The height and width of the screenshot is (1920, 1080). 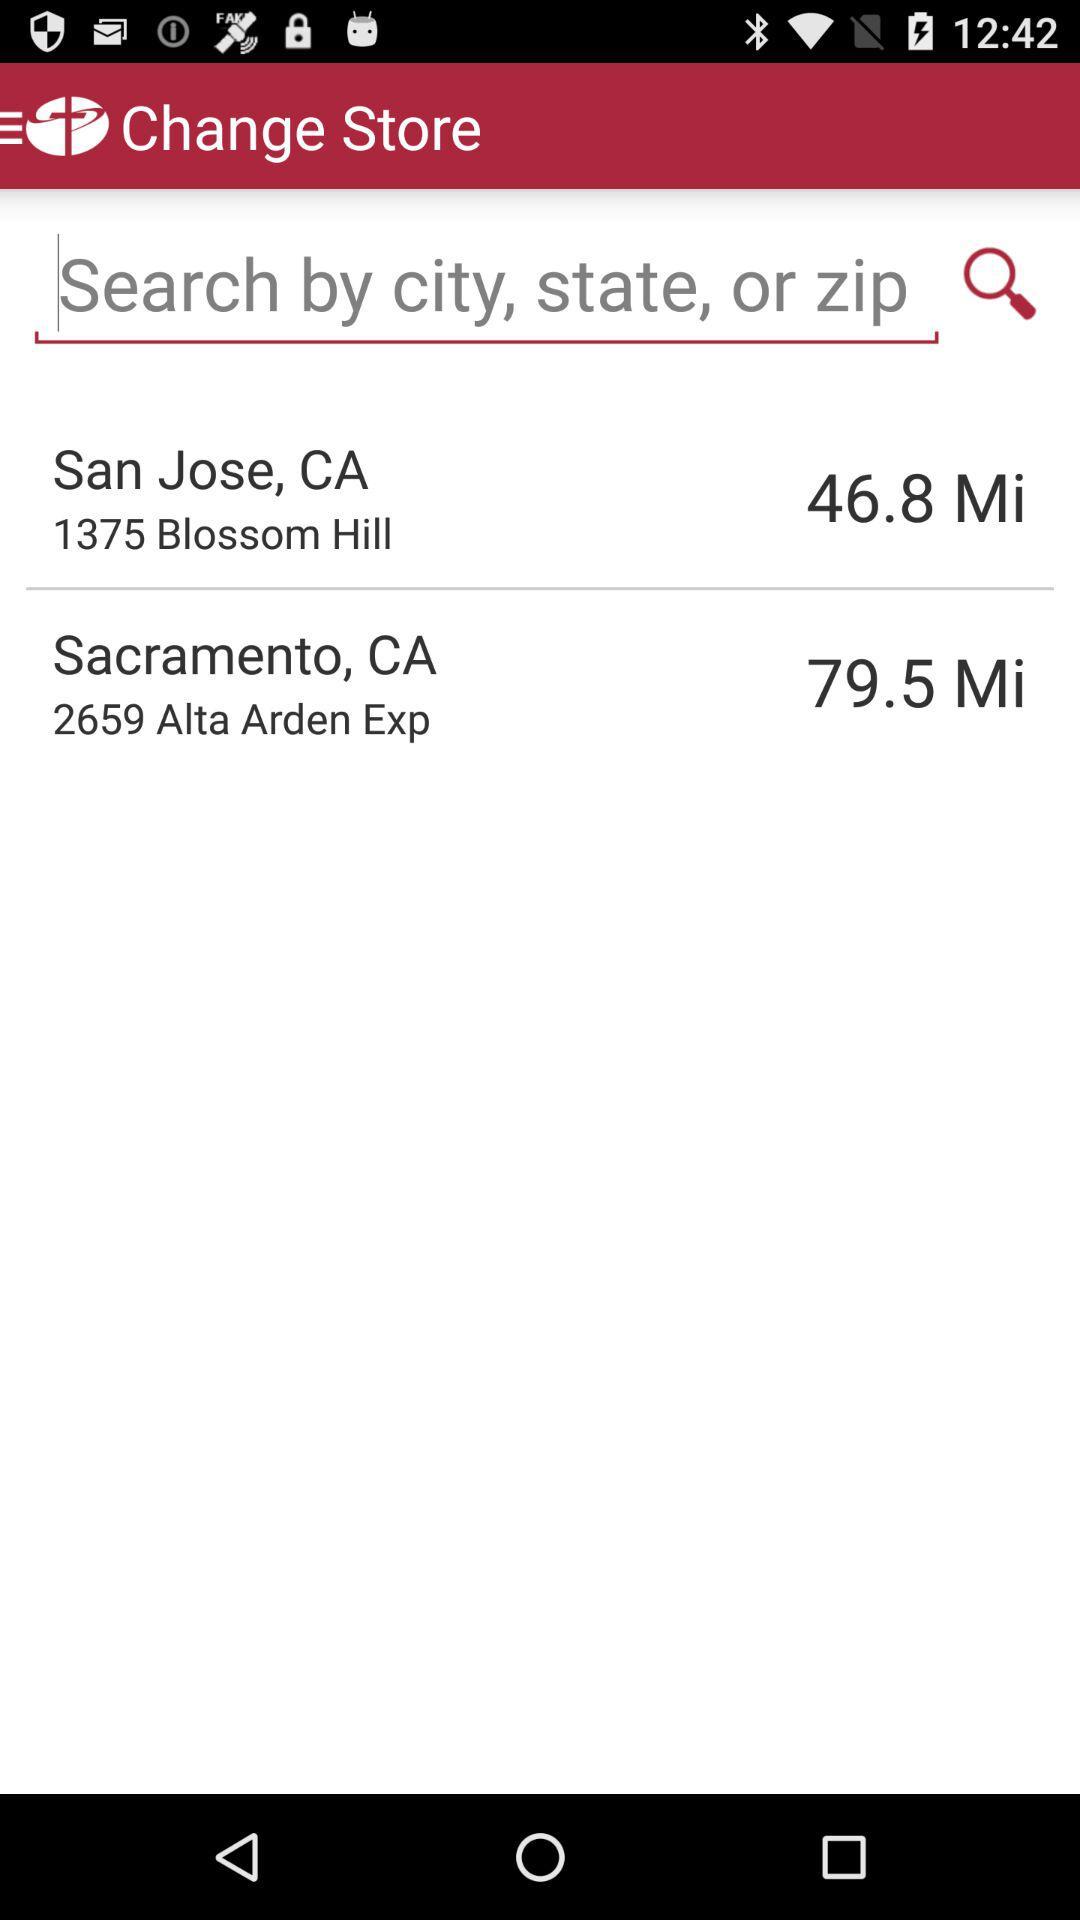 I want to click on keywords to search, so click(x=486, y=282).